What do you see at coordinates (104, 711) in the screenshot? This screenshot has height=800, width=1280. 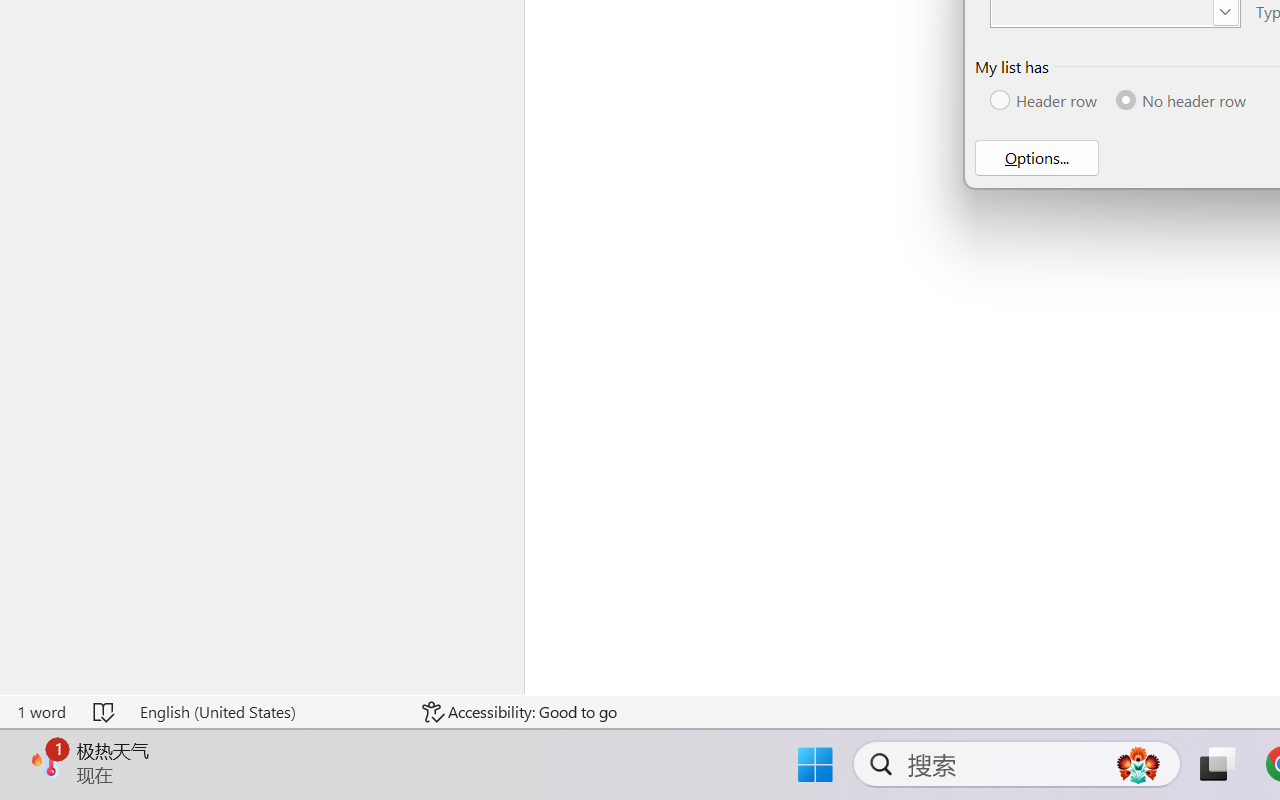 I see `'Spelling and Grammar Check No Errors'` at bounding box center [104, 711].